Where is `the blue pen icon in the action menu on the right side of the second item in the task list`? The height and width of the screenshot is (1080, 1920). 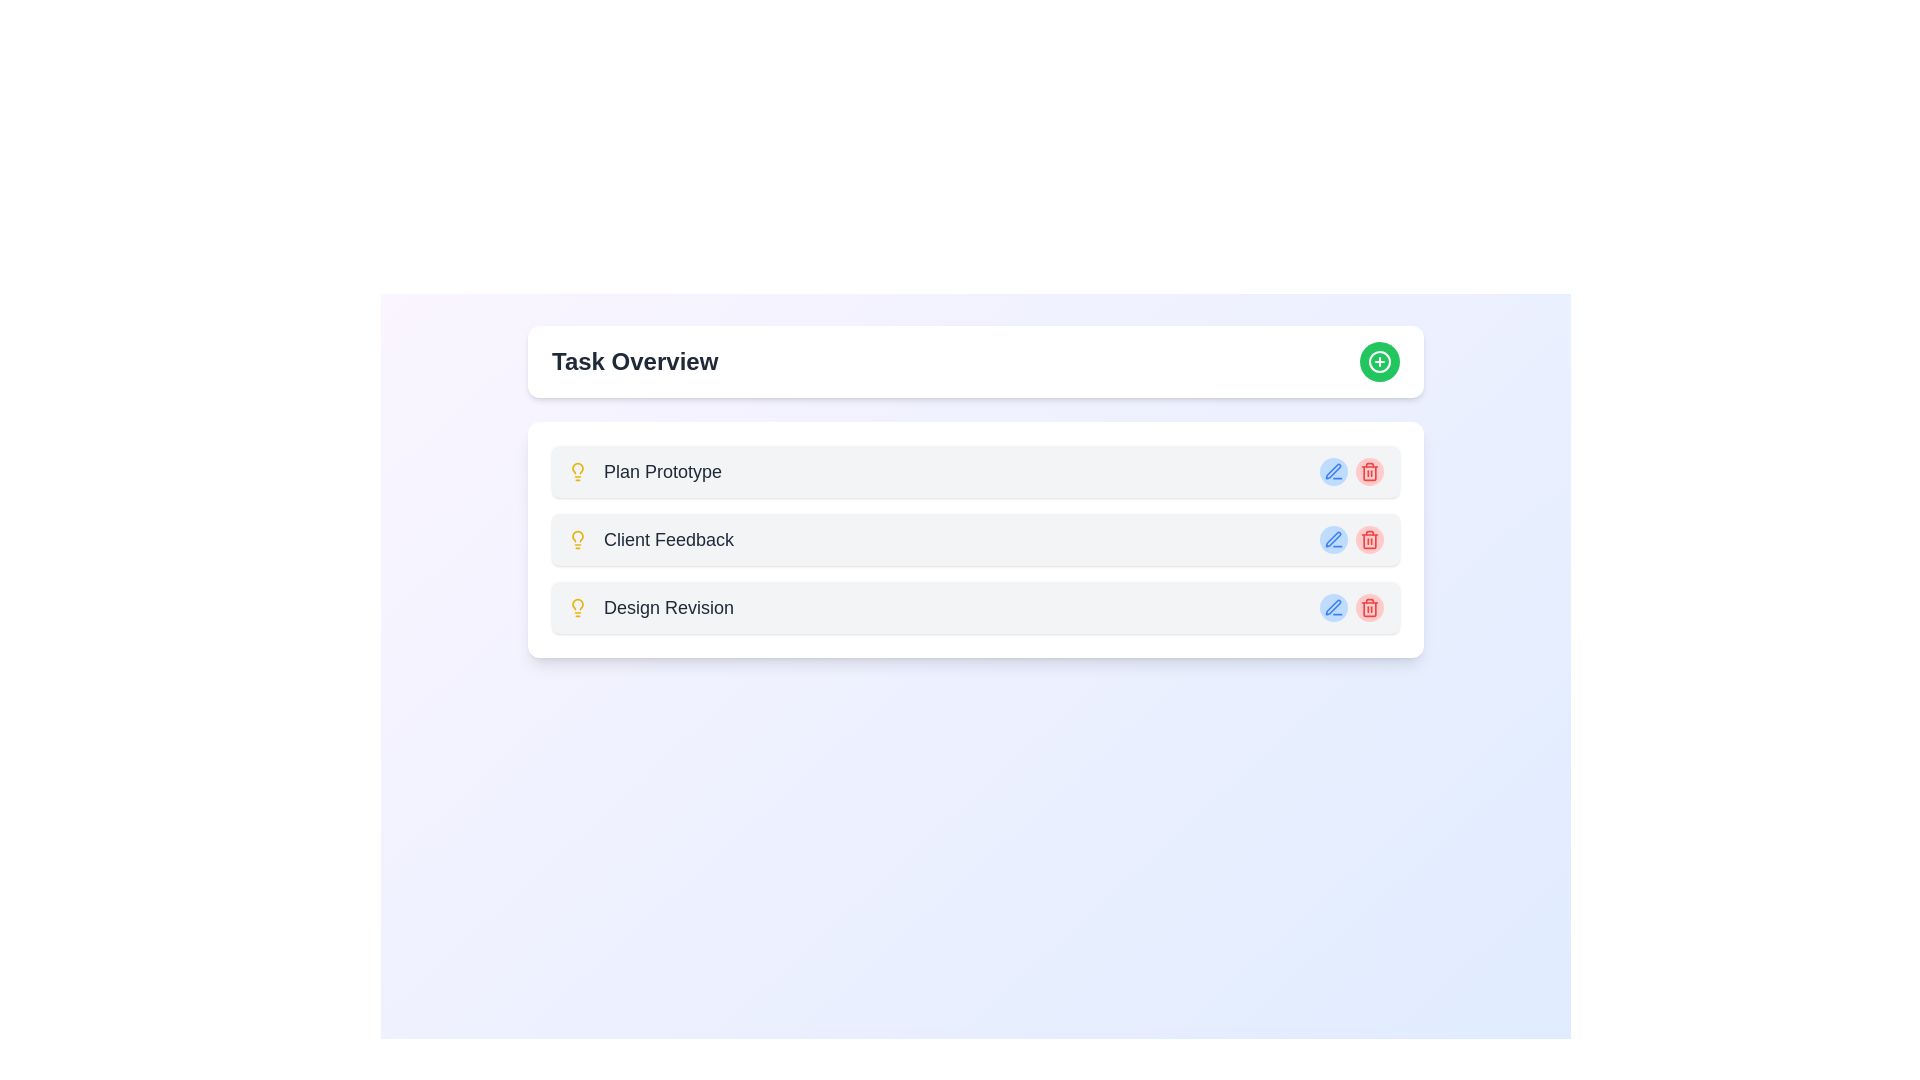 the blue pen icon in the action menu on the right side of the second item in the task list is located at coordinates (1333, 538).